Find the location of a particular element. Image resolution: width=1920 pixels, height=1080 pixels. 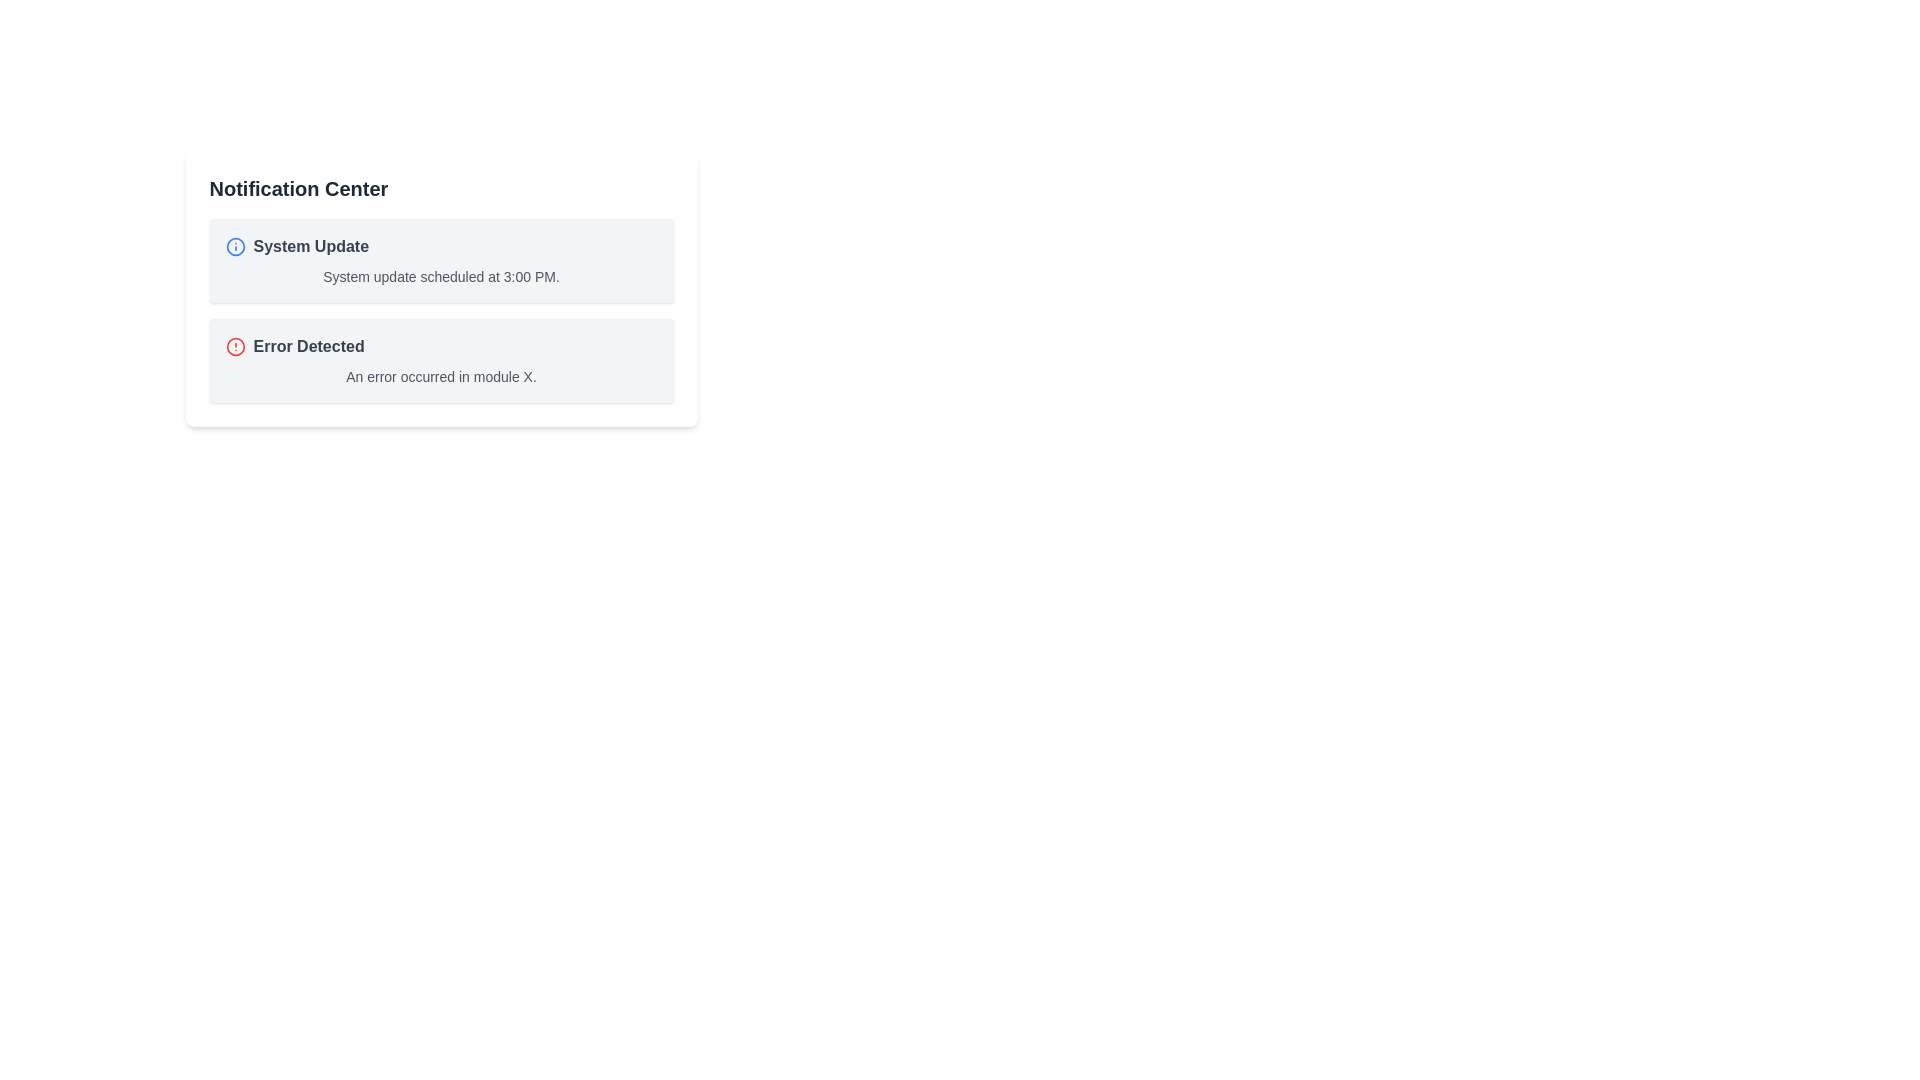

the notification header with the blue circular icon and 'System Update' text is located at coordinates (440, 245).